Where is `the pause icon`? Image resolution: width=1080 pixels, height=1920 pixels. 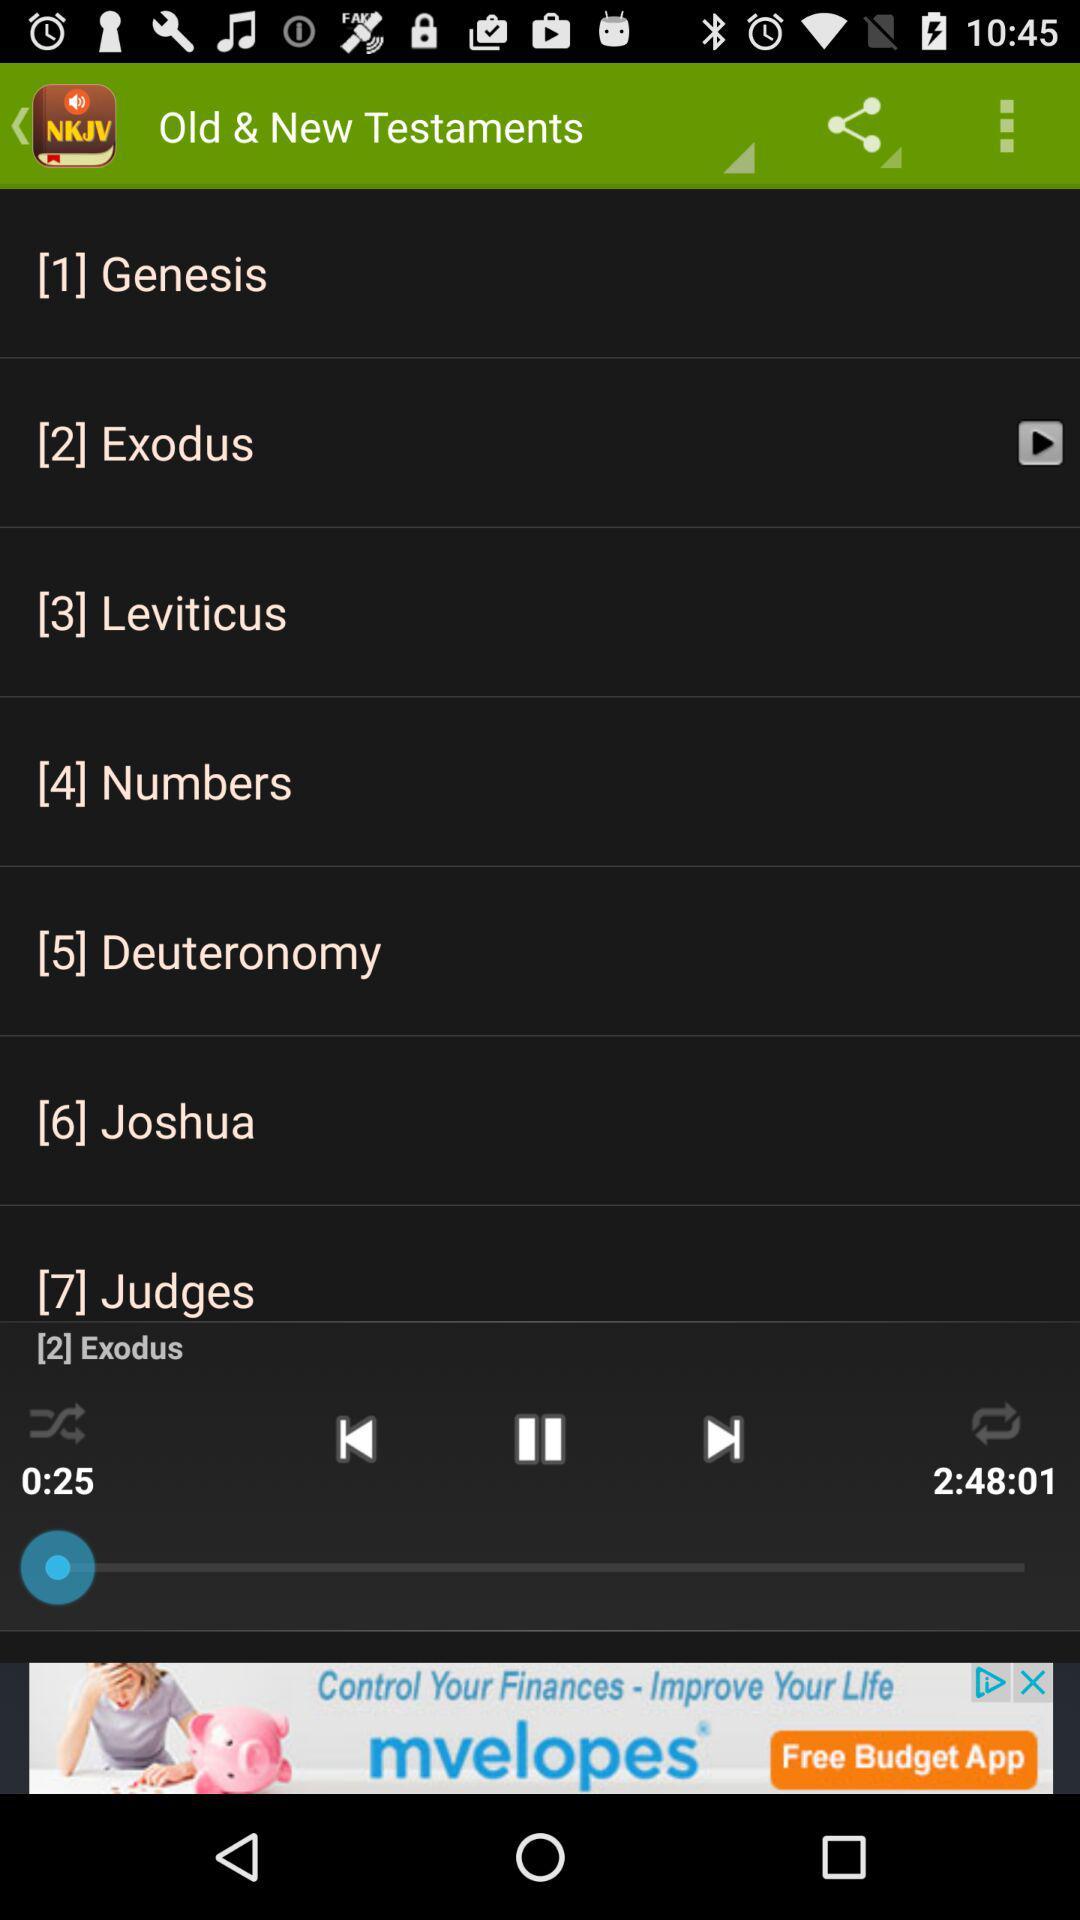
the pause icon is located at coordinates (538, 1538).